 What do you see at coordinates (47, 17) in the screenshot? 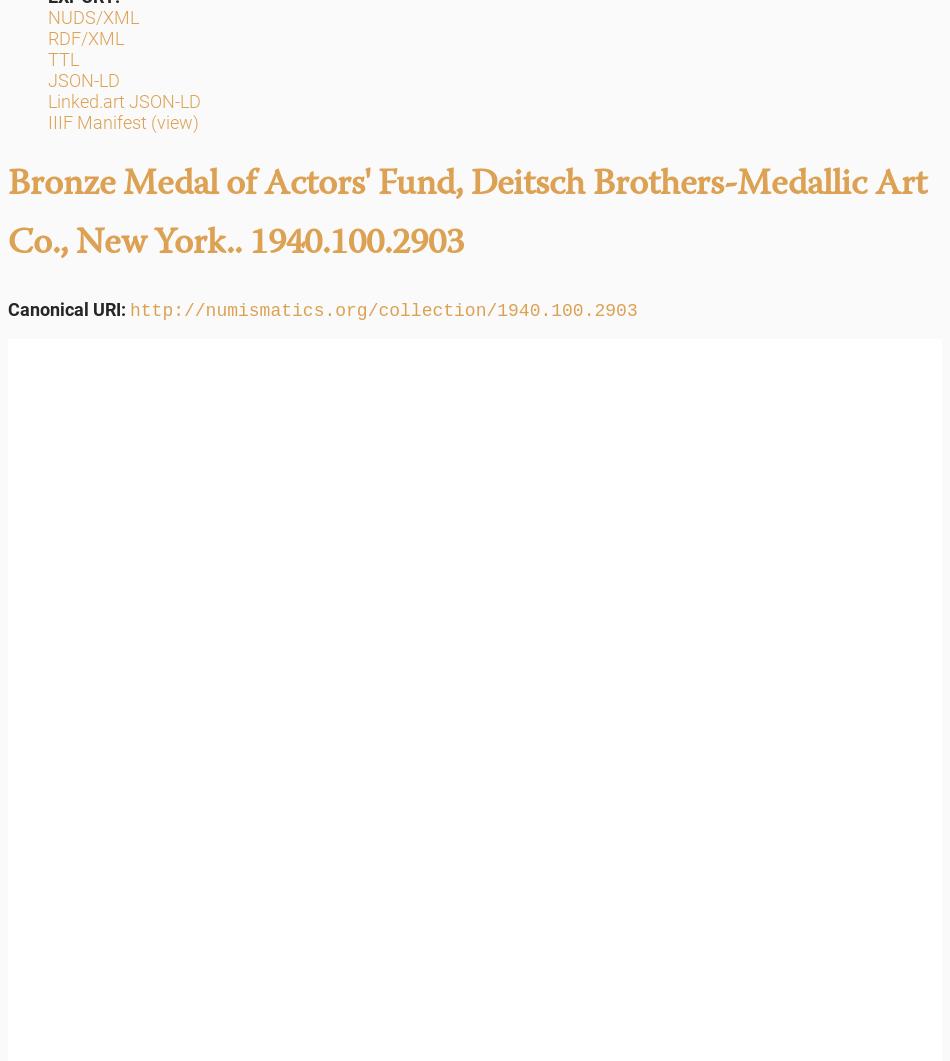
I see `'NUDS/XML'` at bounding box center [47, 17].